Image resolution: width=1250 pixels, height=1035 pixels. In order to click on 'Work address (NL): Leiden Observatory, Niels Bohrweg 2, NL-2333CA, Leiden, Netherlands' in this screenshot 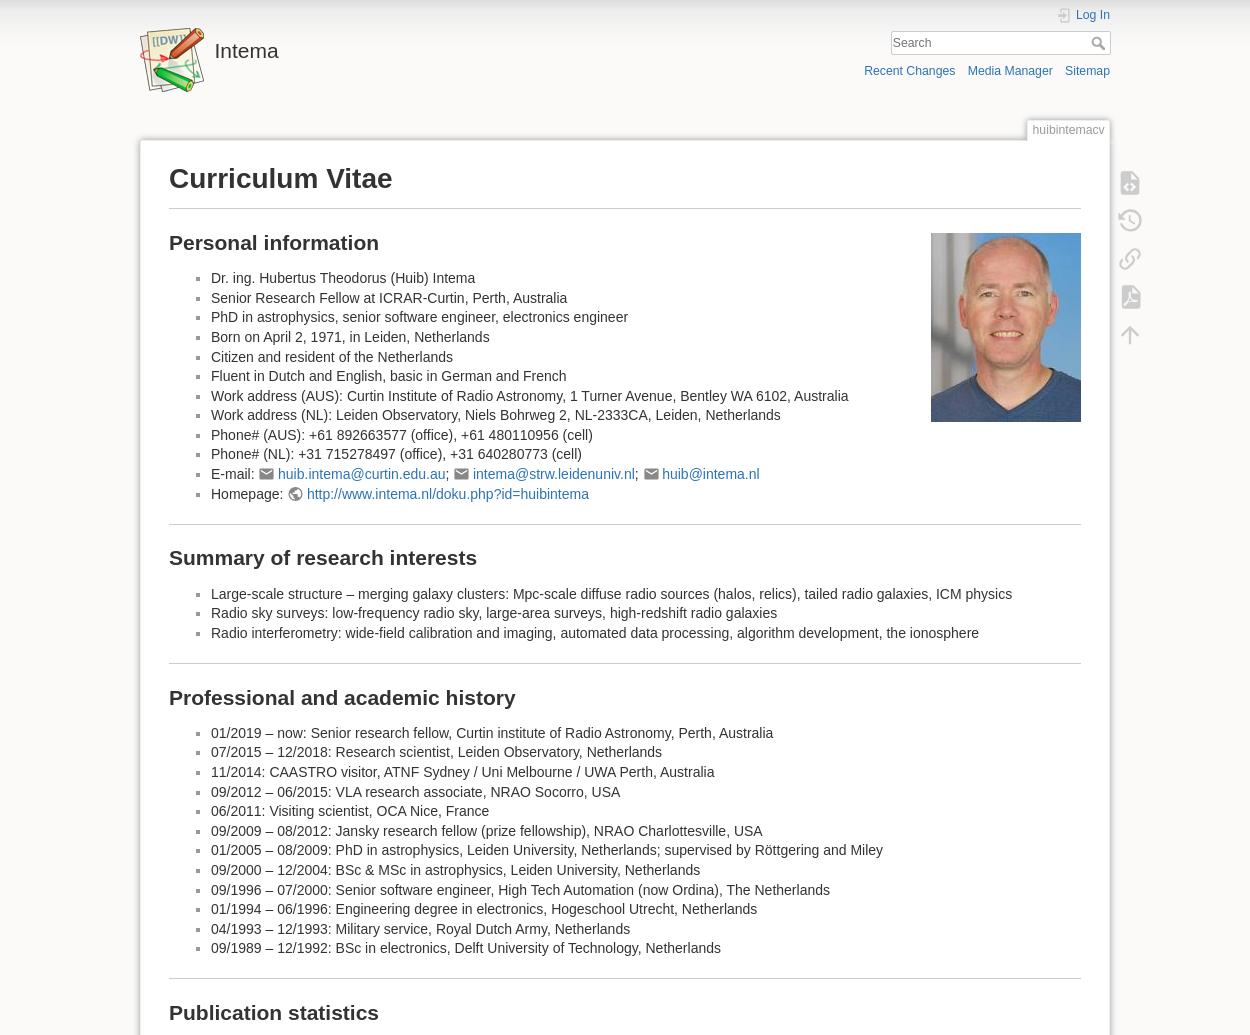, I will do `click(494, 415)`.